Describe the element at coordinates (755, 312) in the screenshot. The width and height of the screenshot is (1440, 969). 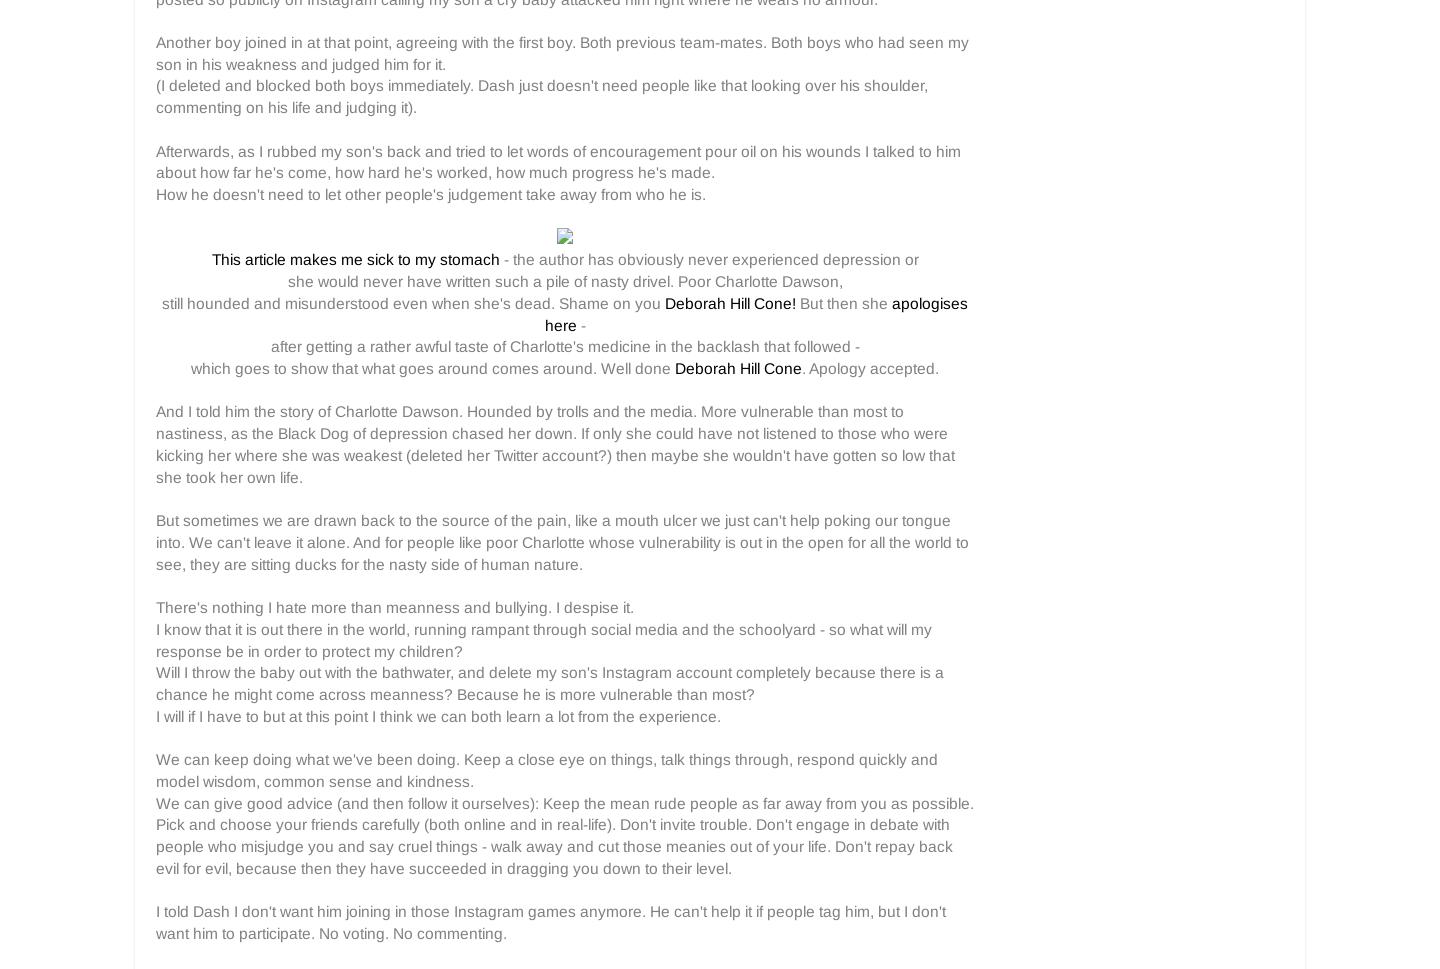
I see `'apologises here'` at that location.